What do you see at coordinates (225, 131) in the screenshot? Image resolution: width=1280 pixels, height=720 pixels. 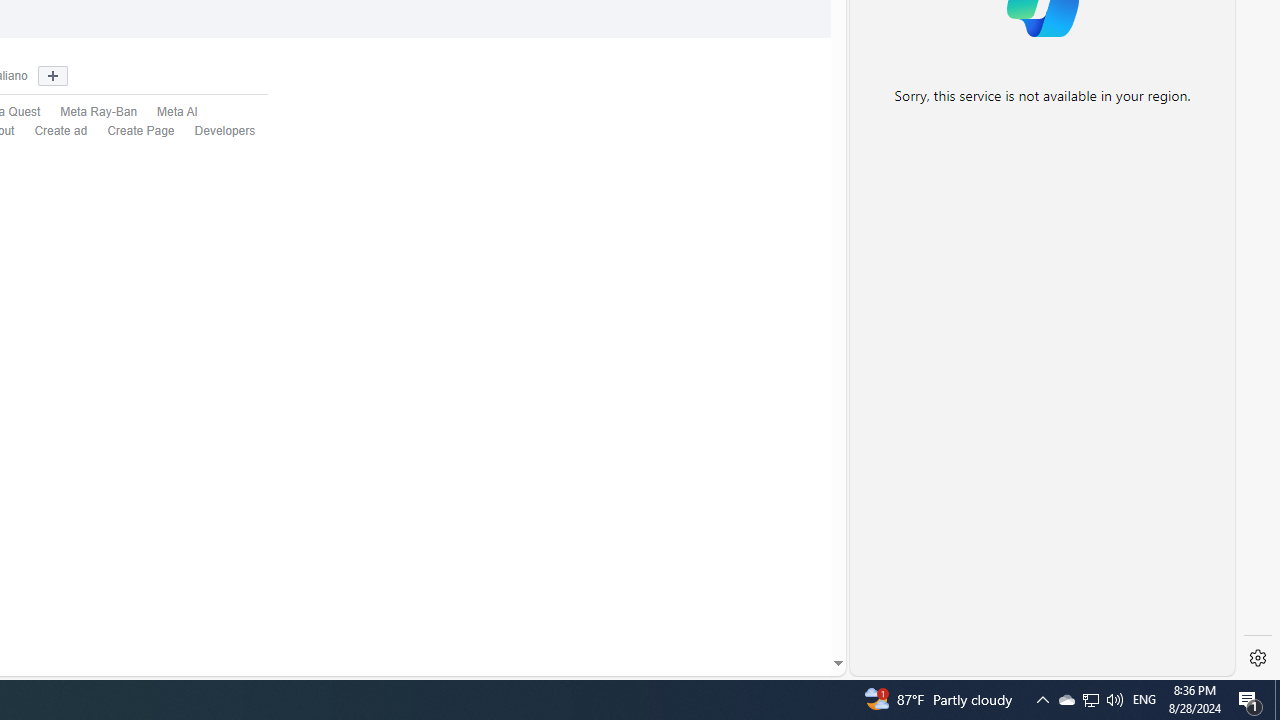 I see `'Developers'` at bounding box center [225, 131].